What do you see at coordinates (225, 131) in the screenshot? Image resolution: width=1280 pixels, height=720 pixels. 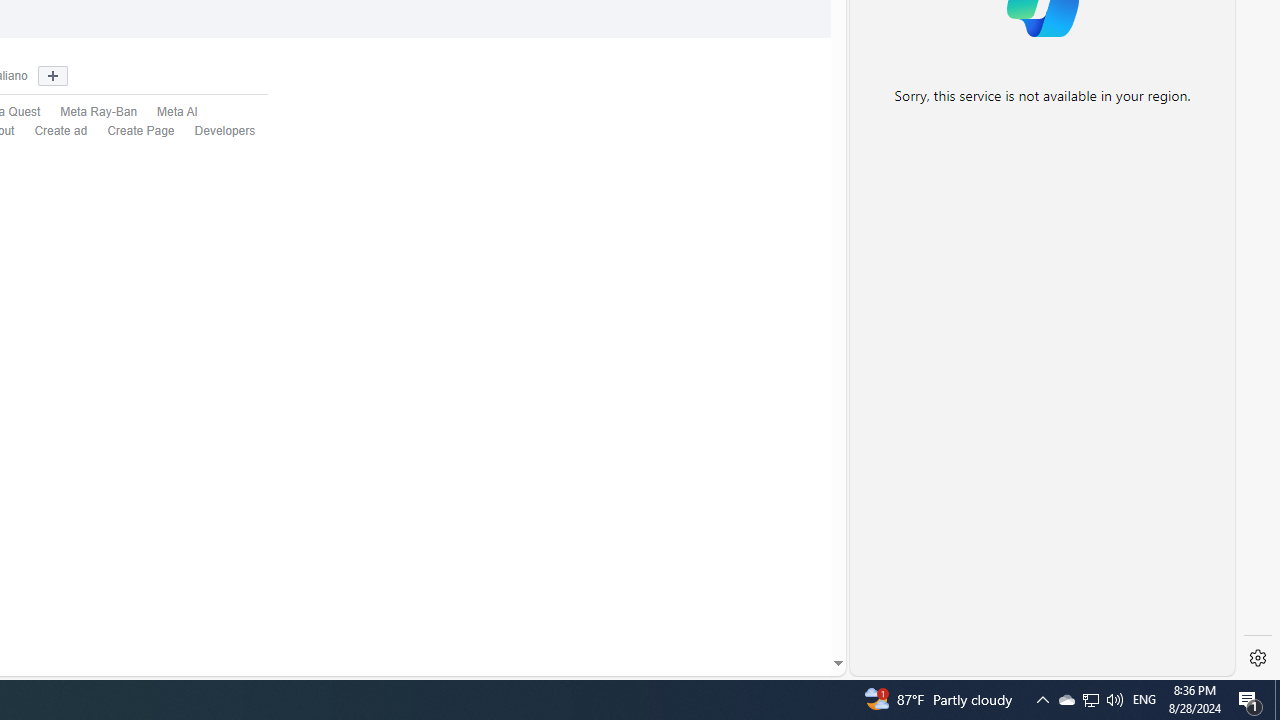 I see `'Developers'` at bounding box center [225, 131].